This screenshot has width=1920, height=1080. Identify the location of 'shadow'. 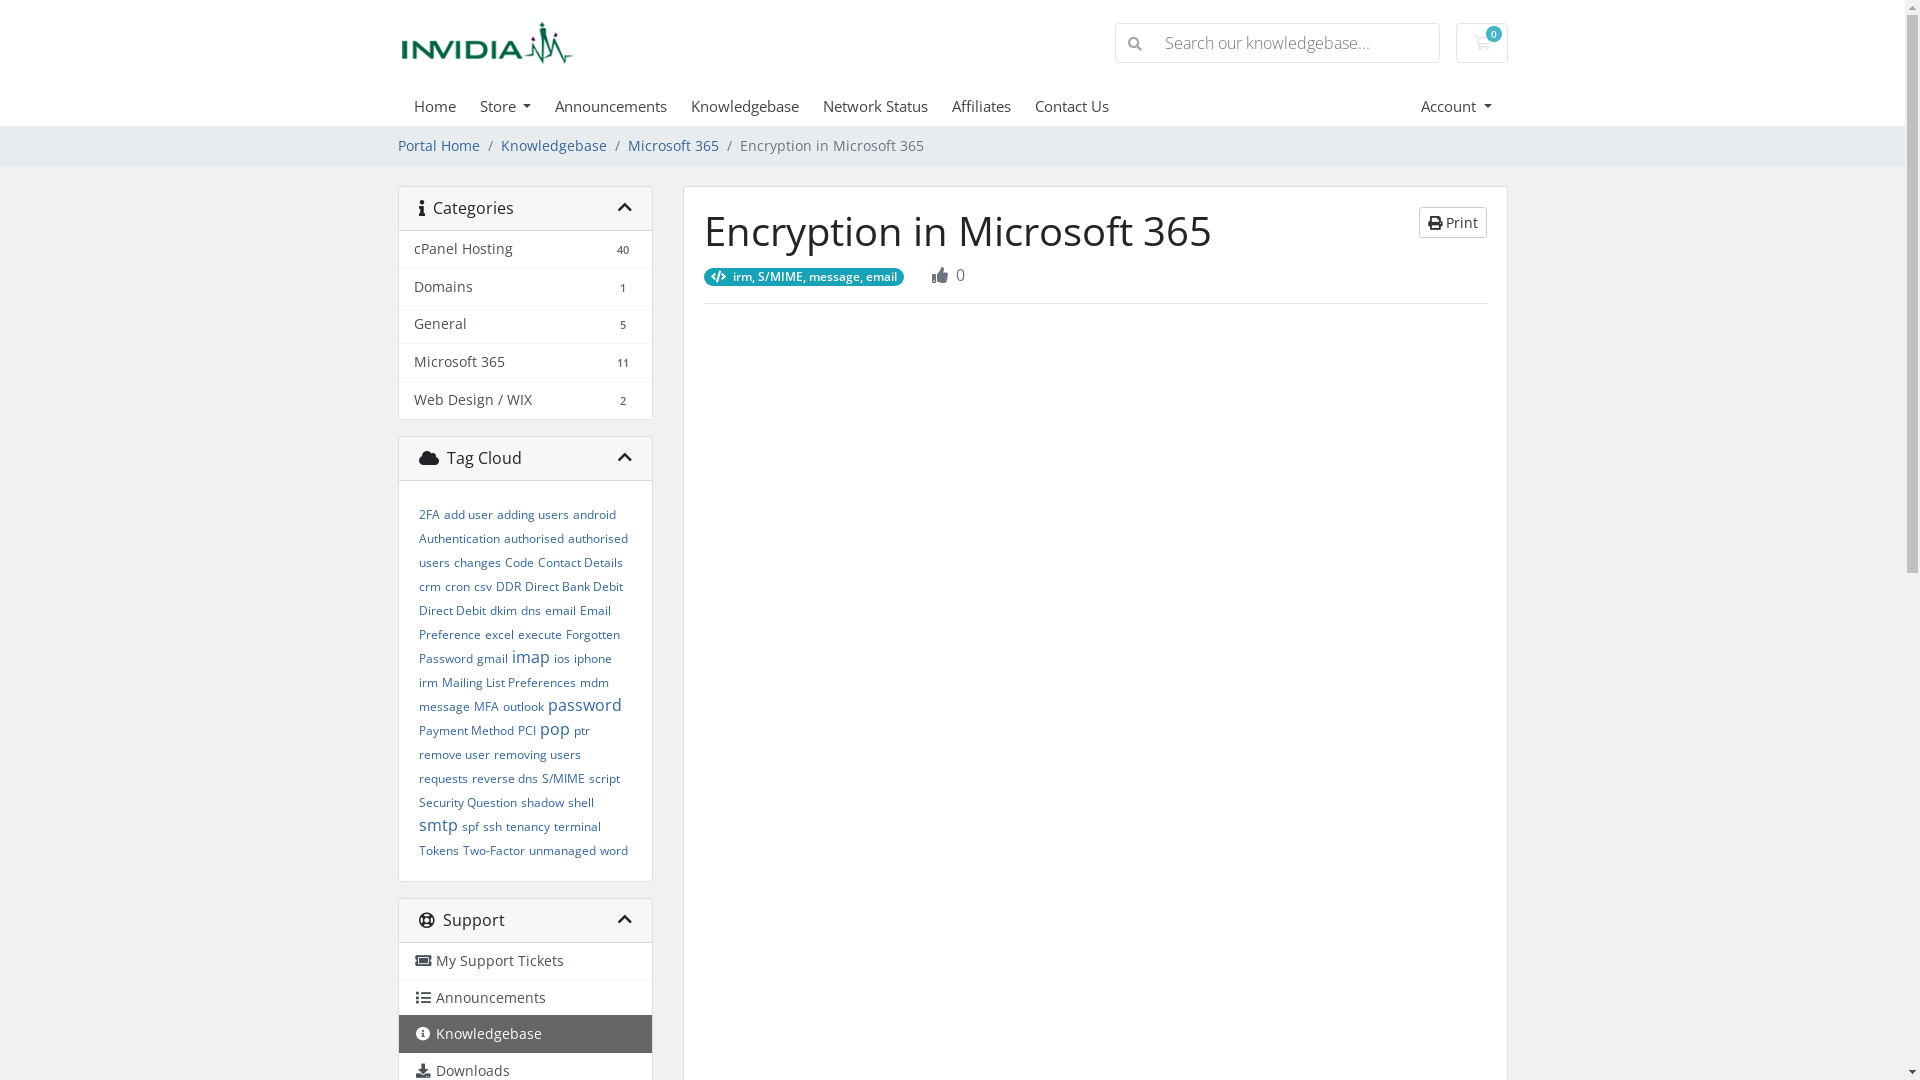
(541, 801).